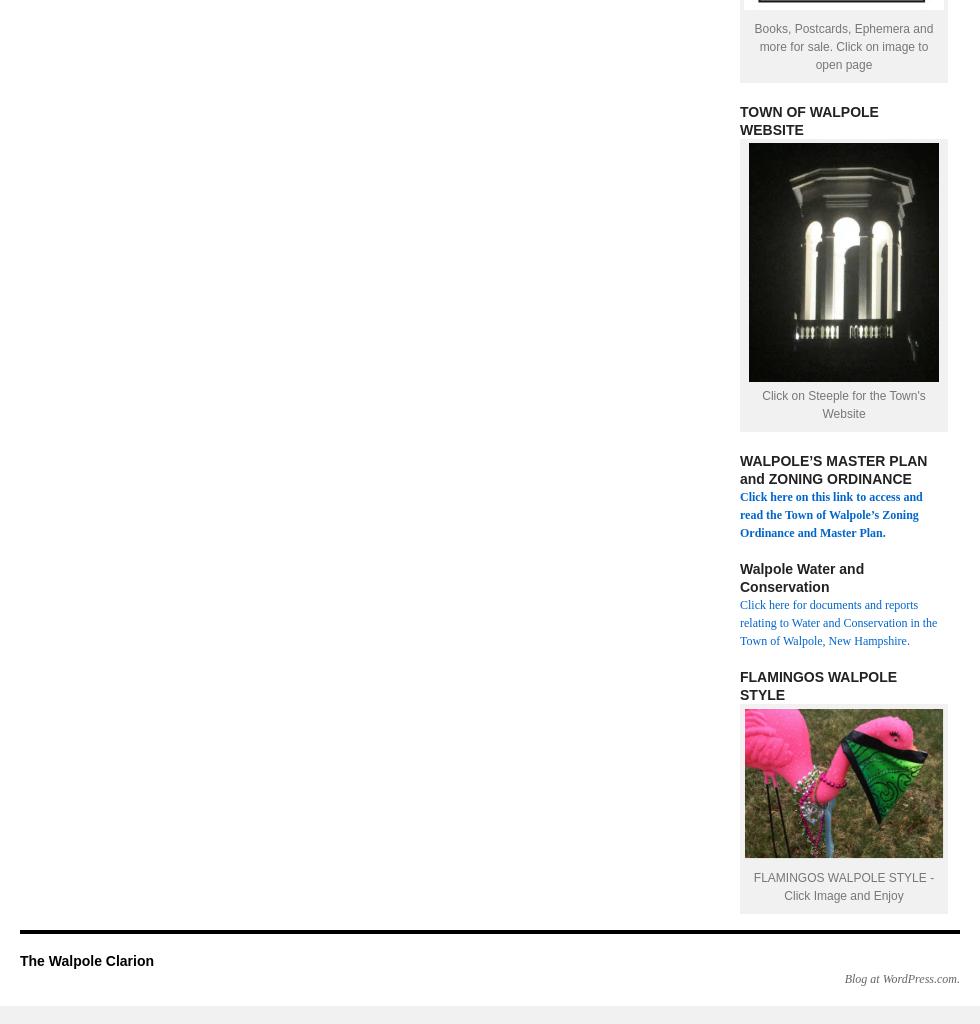 The image size is (980, 1024). Describe the element at coordinates (833, 469) in the screenshot. I see `'WALPOLE’S MASTER PLAN and ZONING ORDINANCE'` at that location.